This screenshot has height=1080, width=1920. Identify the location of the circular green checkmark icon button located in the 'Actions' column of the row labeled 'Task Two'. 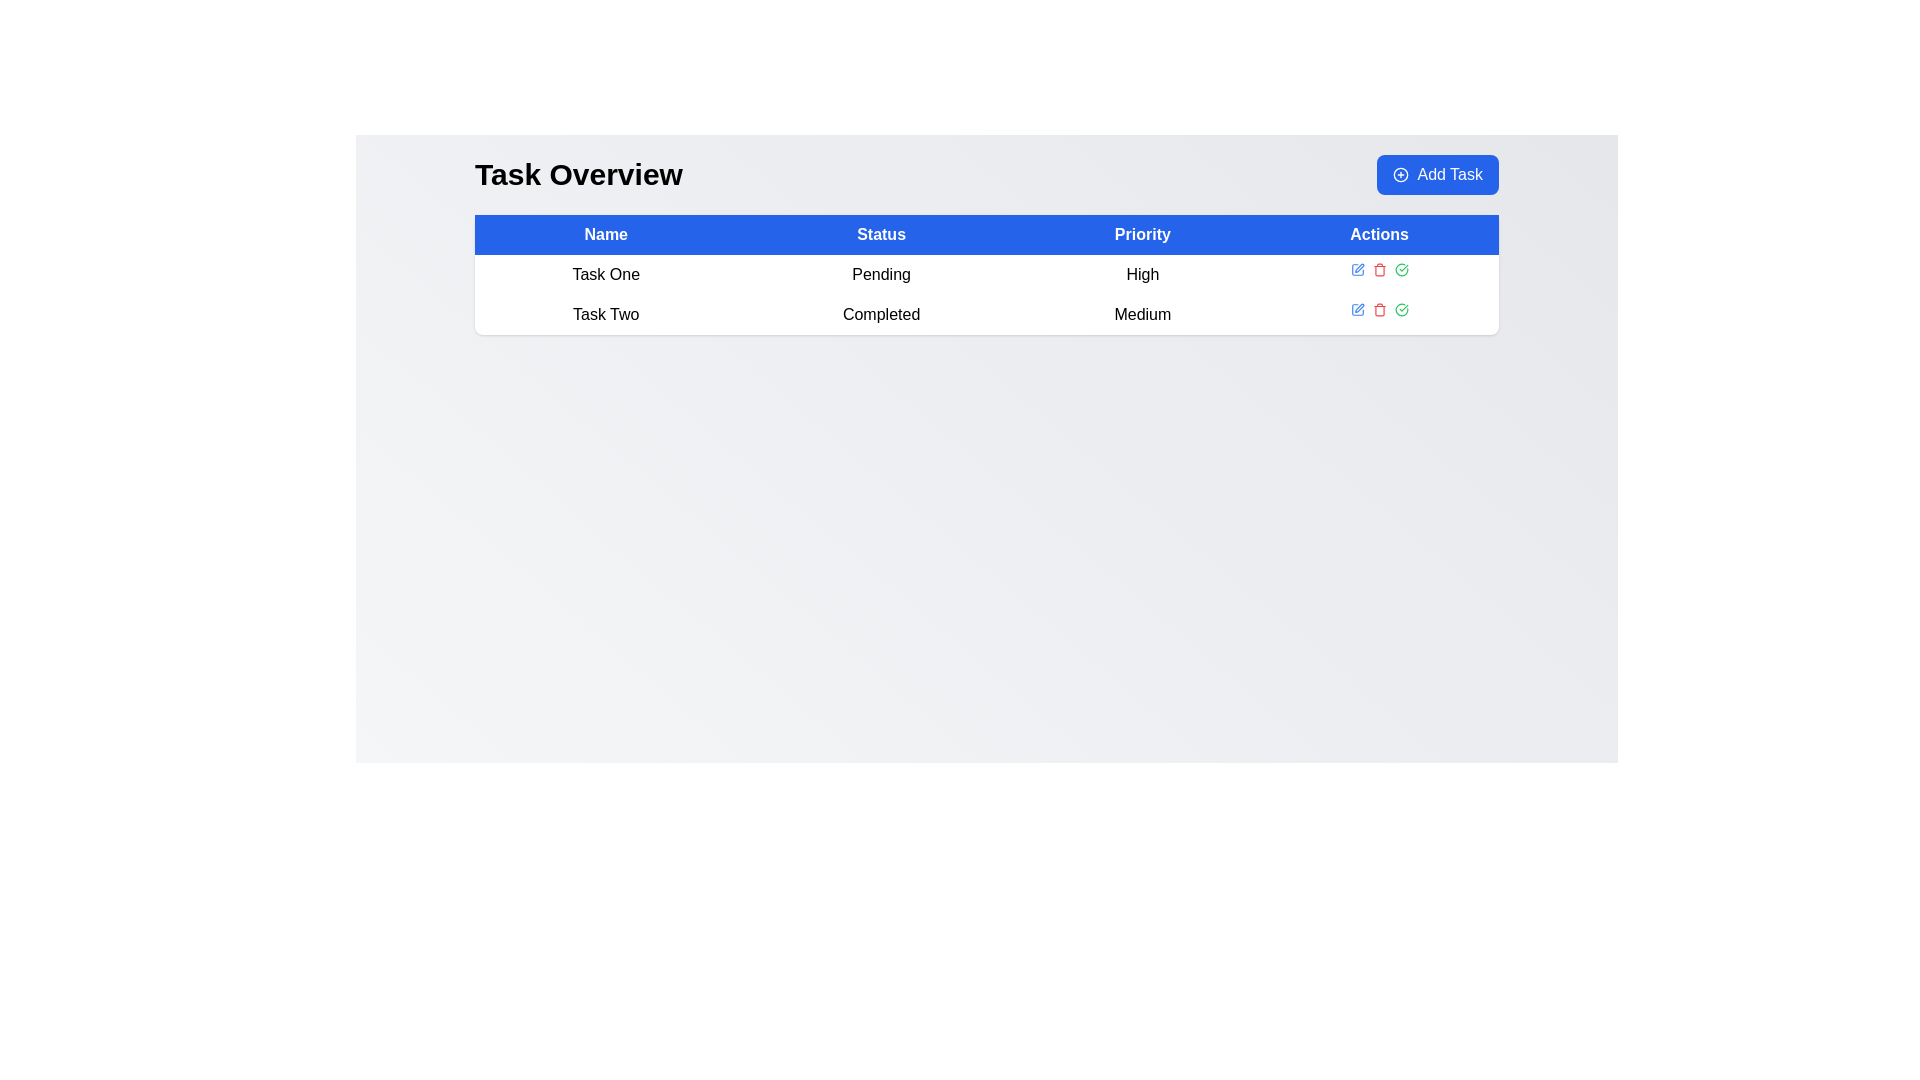
(1400, 270).